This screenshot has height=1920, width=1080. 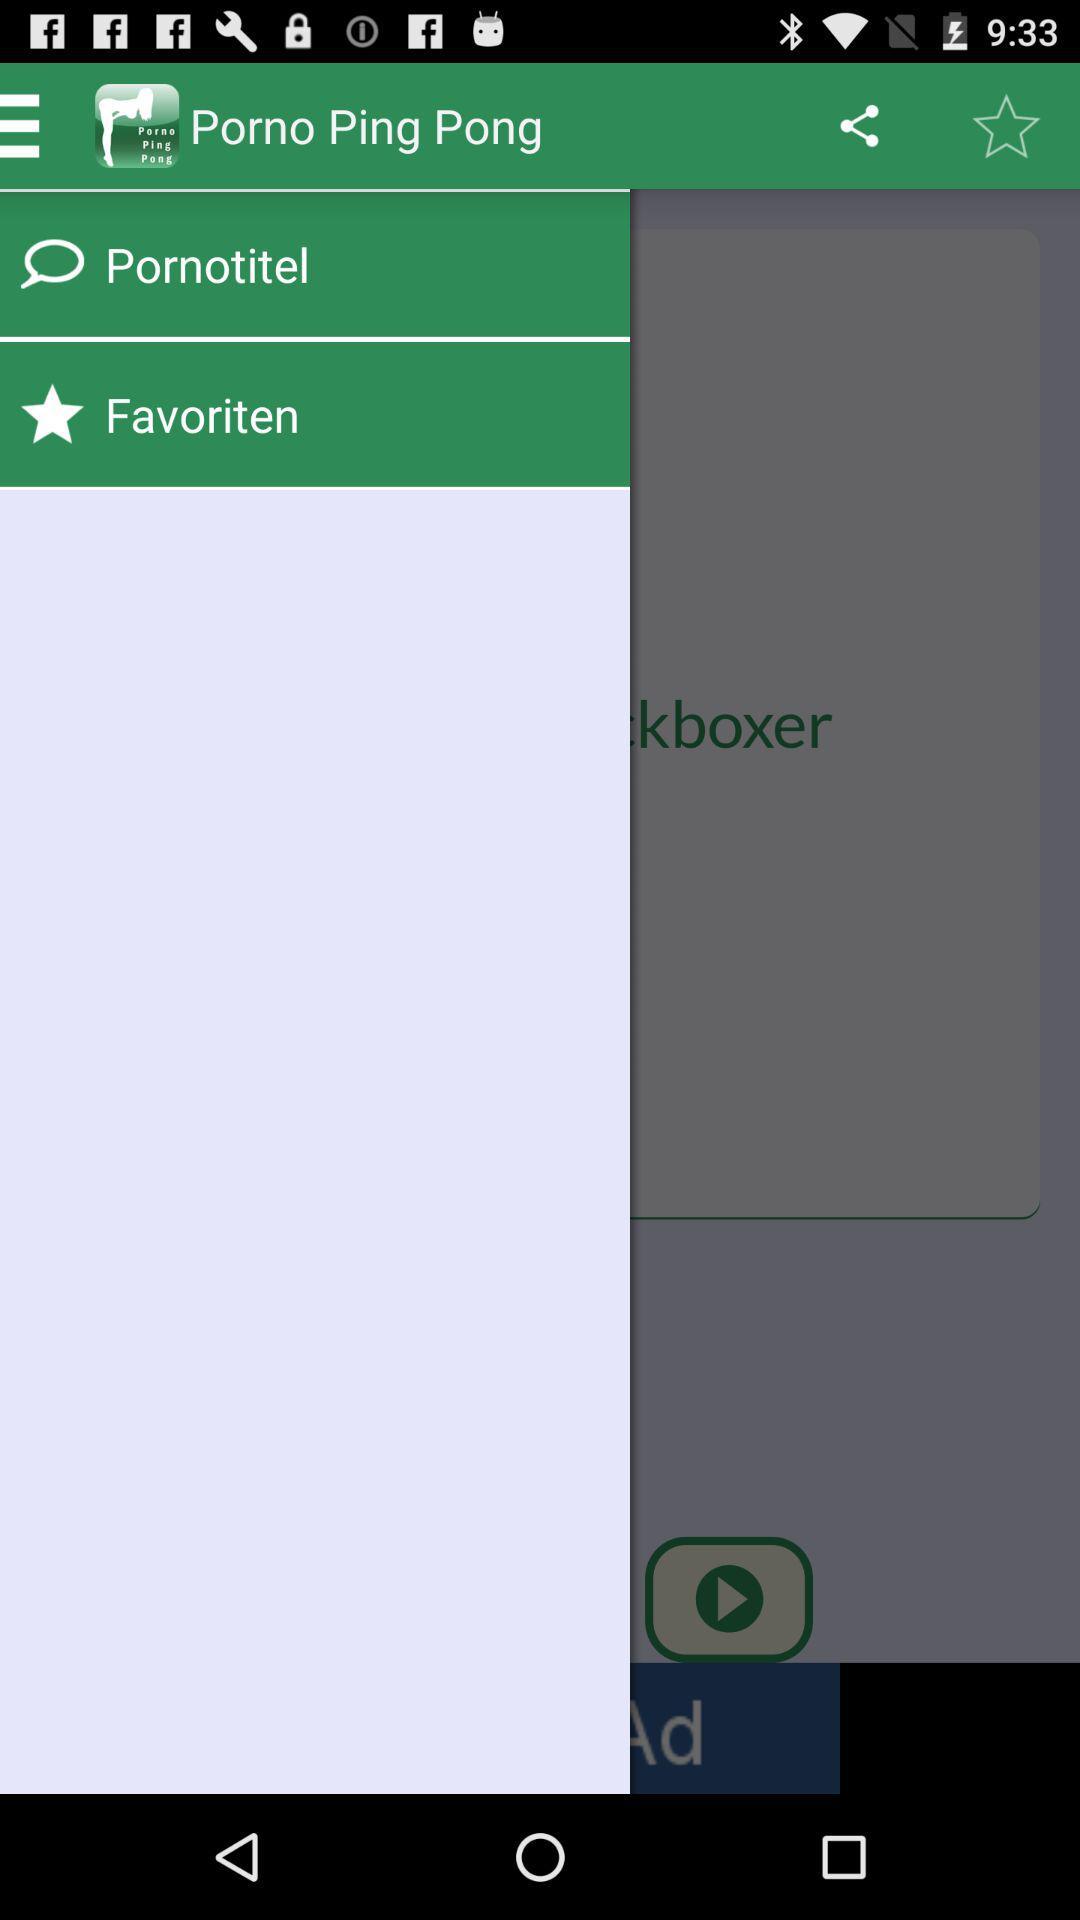 I want to click on the star button which is at top right corner of the web page, so click(x=1006, y=124).